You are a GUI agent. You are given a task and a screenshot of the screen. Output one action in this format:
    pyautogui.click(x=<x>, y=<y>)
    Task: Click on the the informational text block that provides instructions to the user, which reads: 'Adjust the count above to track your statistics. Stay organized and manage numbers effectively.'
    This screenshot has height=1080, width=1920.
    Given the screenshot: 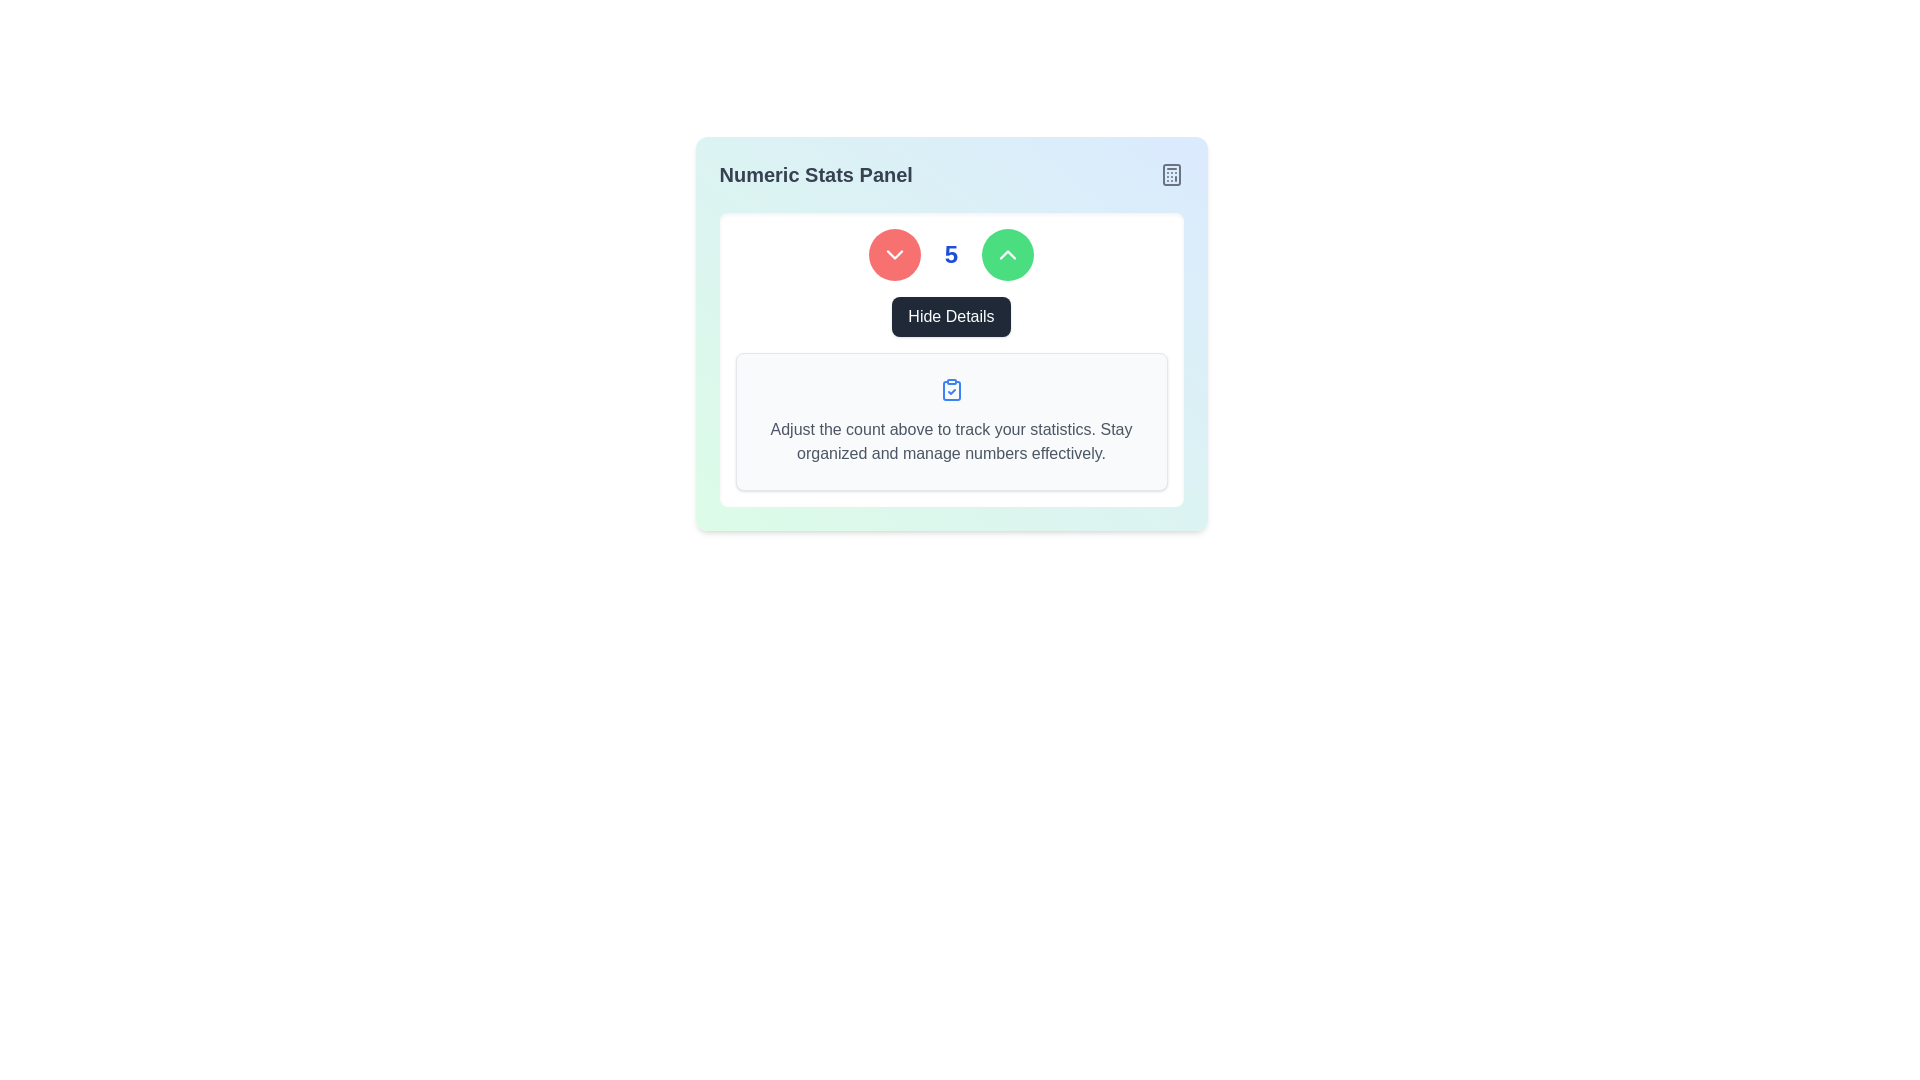 What is the action you would take?
    pyautogui.click(x=950, y=441)
    